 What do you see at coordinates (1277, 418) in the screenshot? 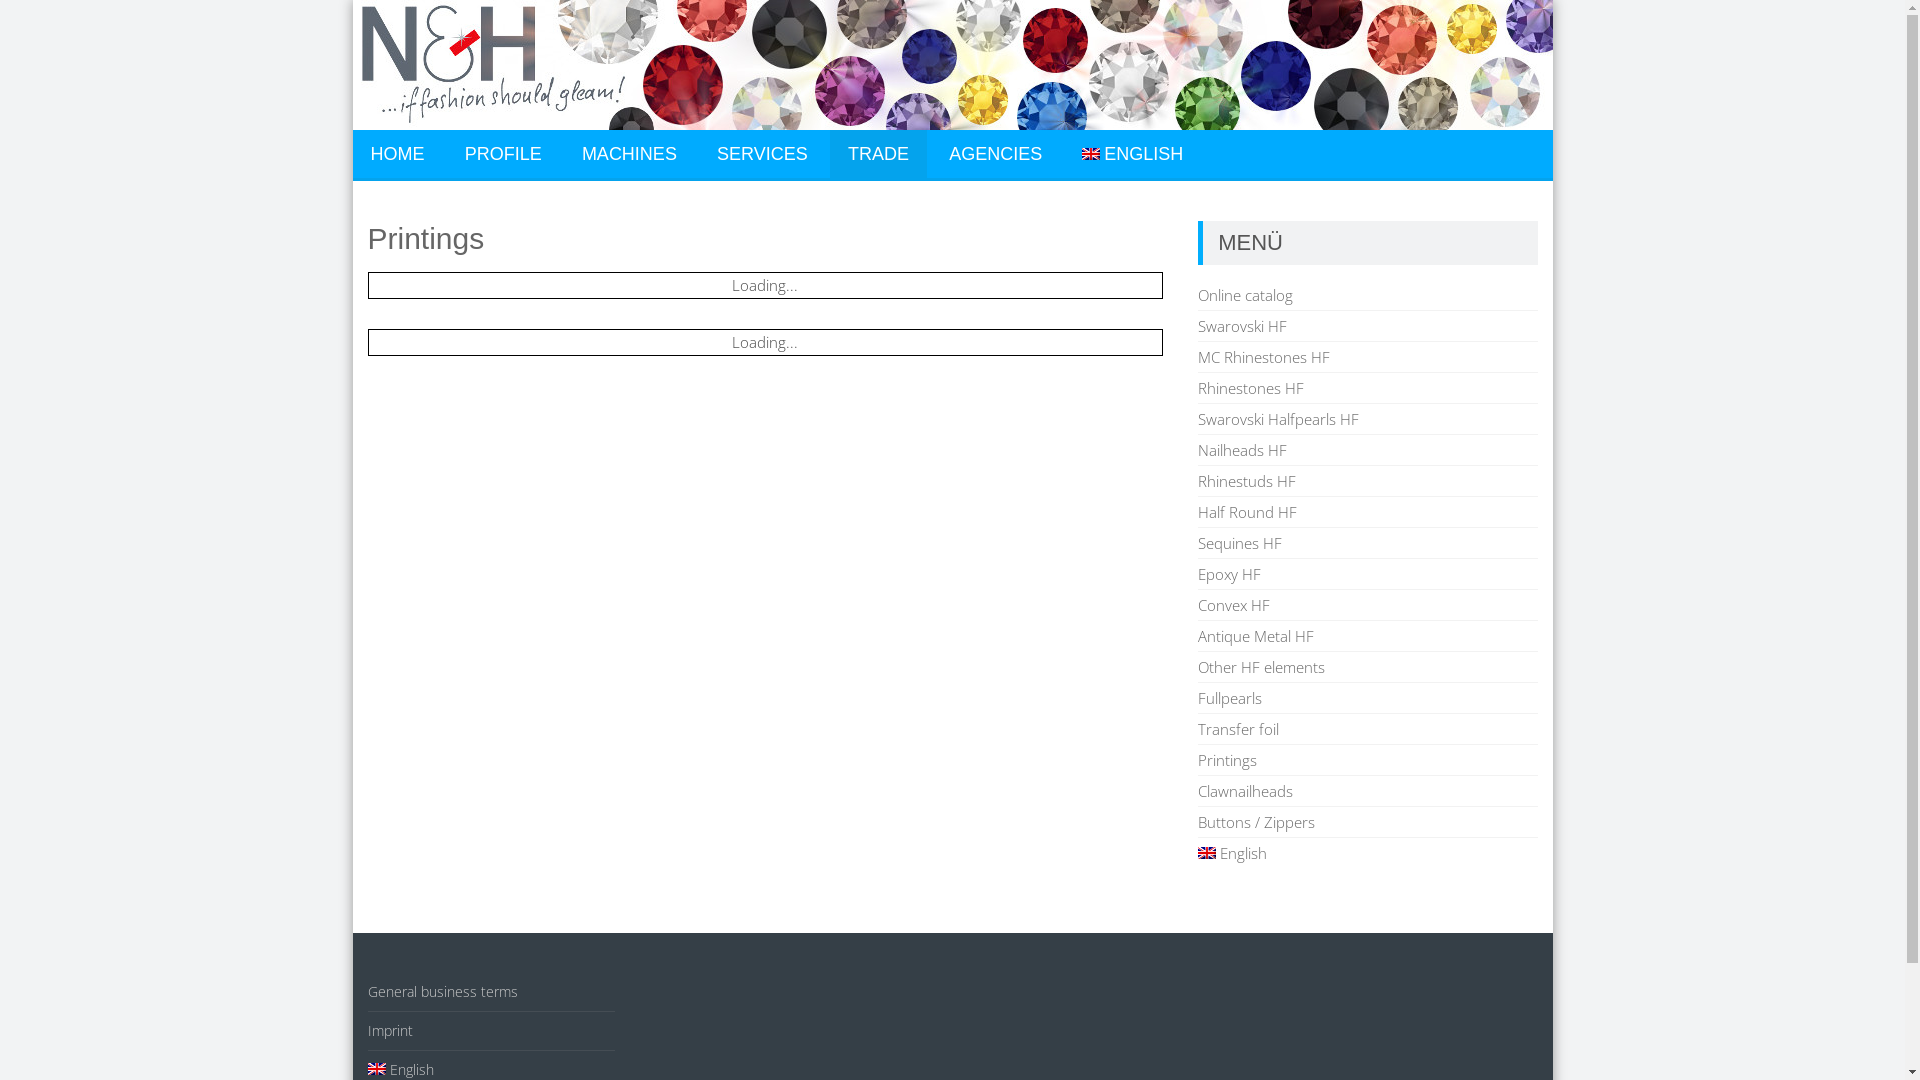
I see `'Swarovski Halfpearls HF'` at bounding box center [1277, 418].